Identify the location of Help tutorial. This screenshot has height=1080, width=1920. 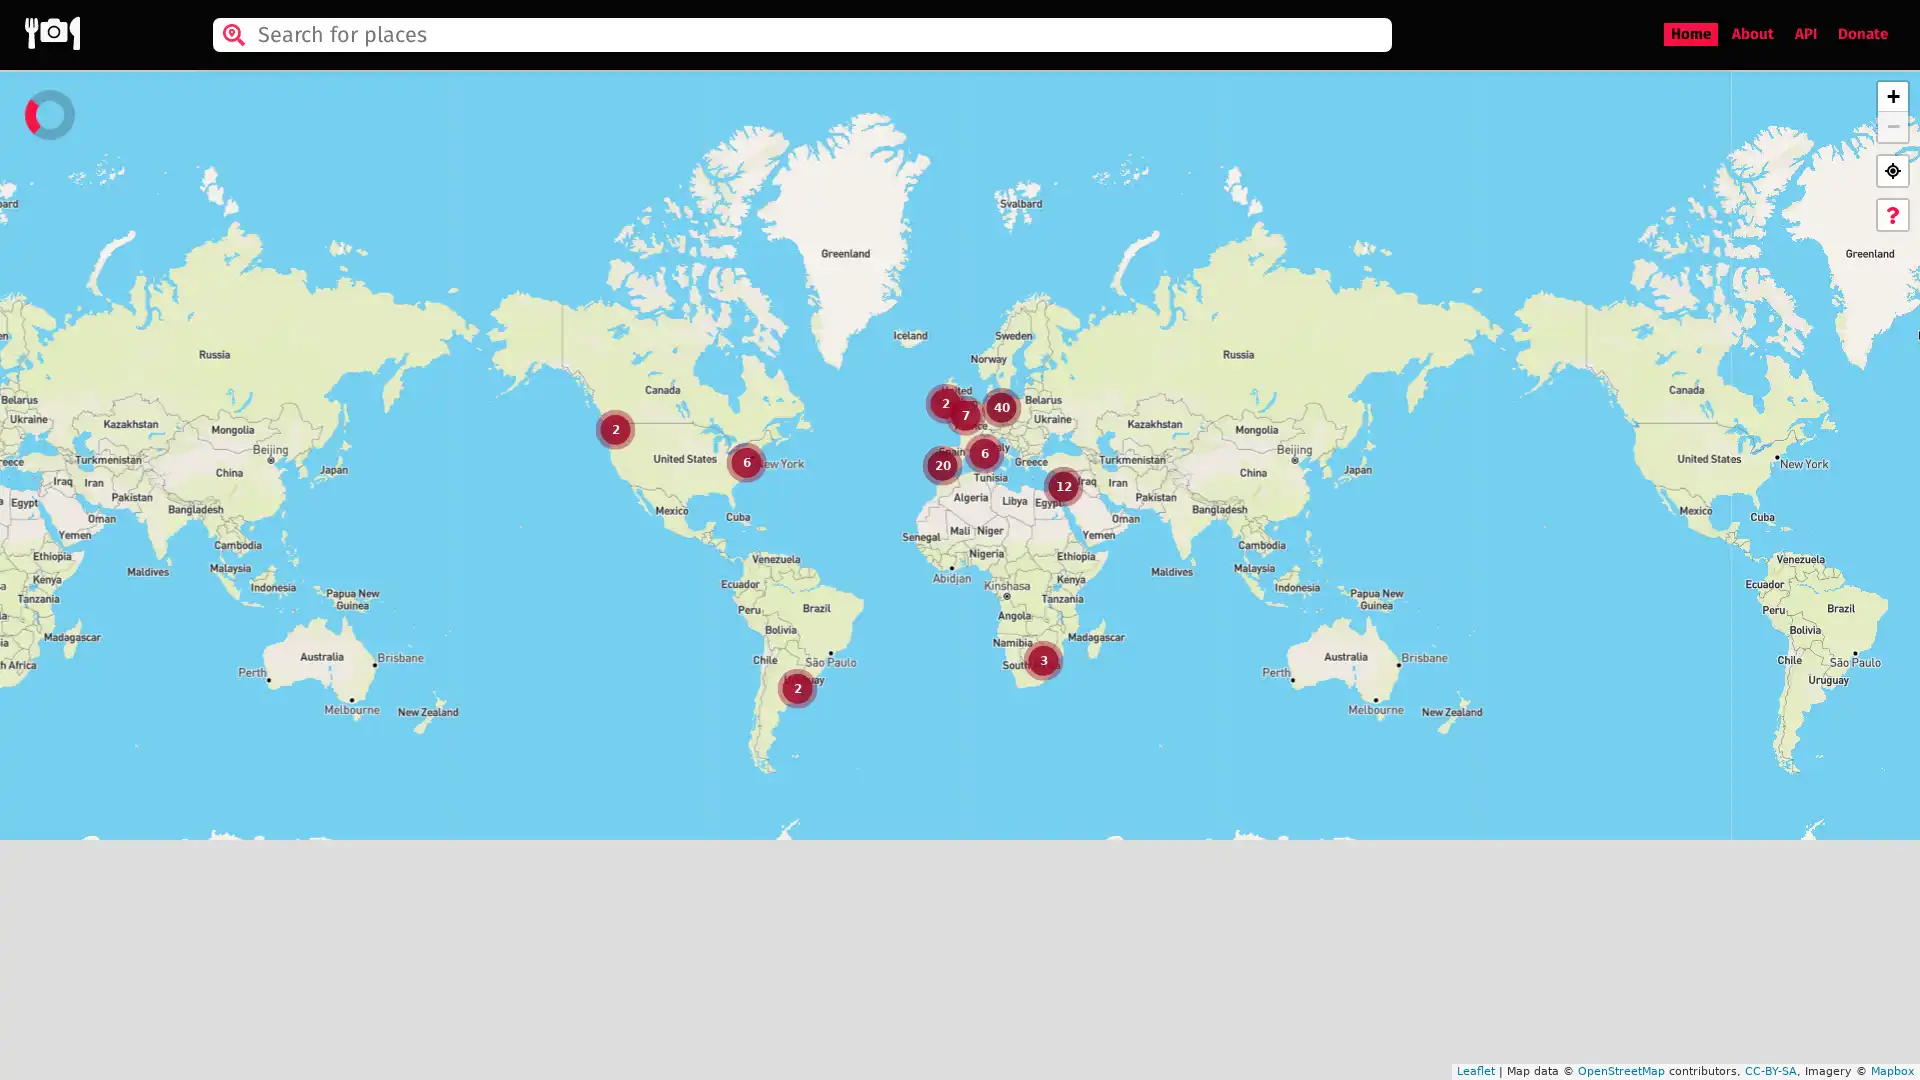
(1891, 215).